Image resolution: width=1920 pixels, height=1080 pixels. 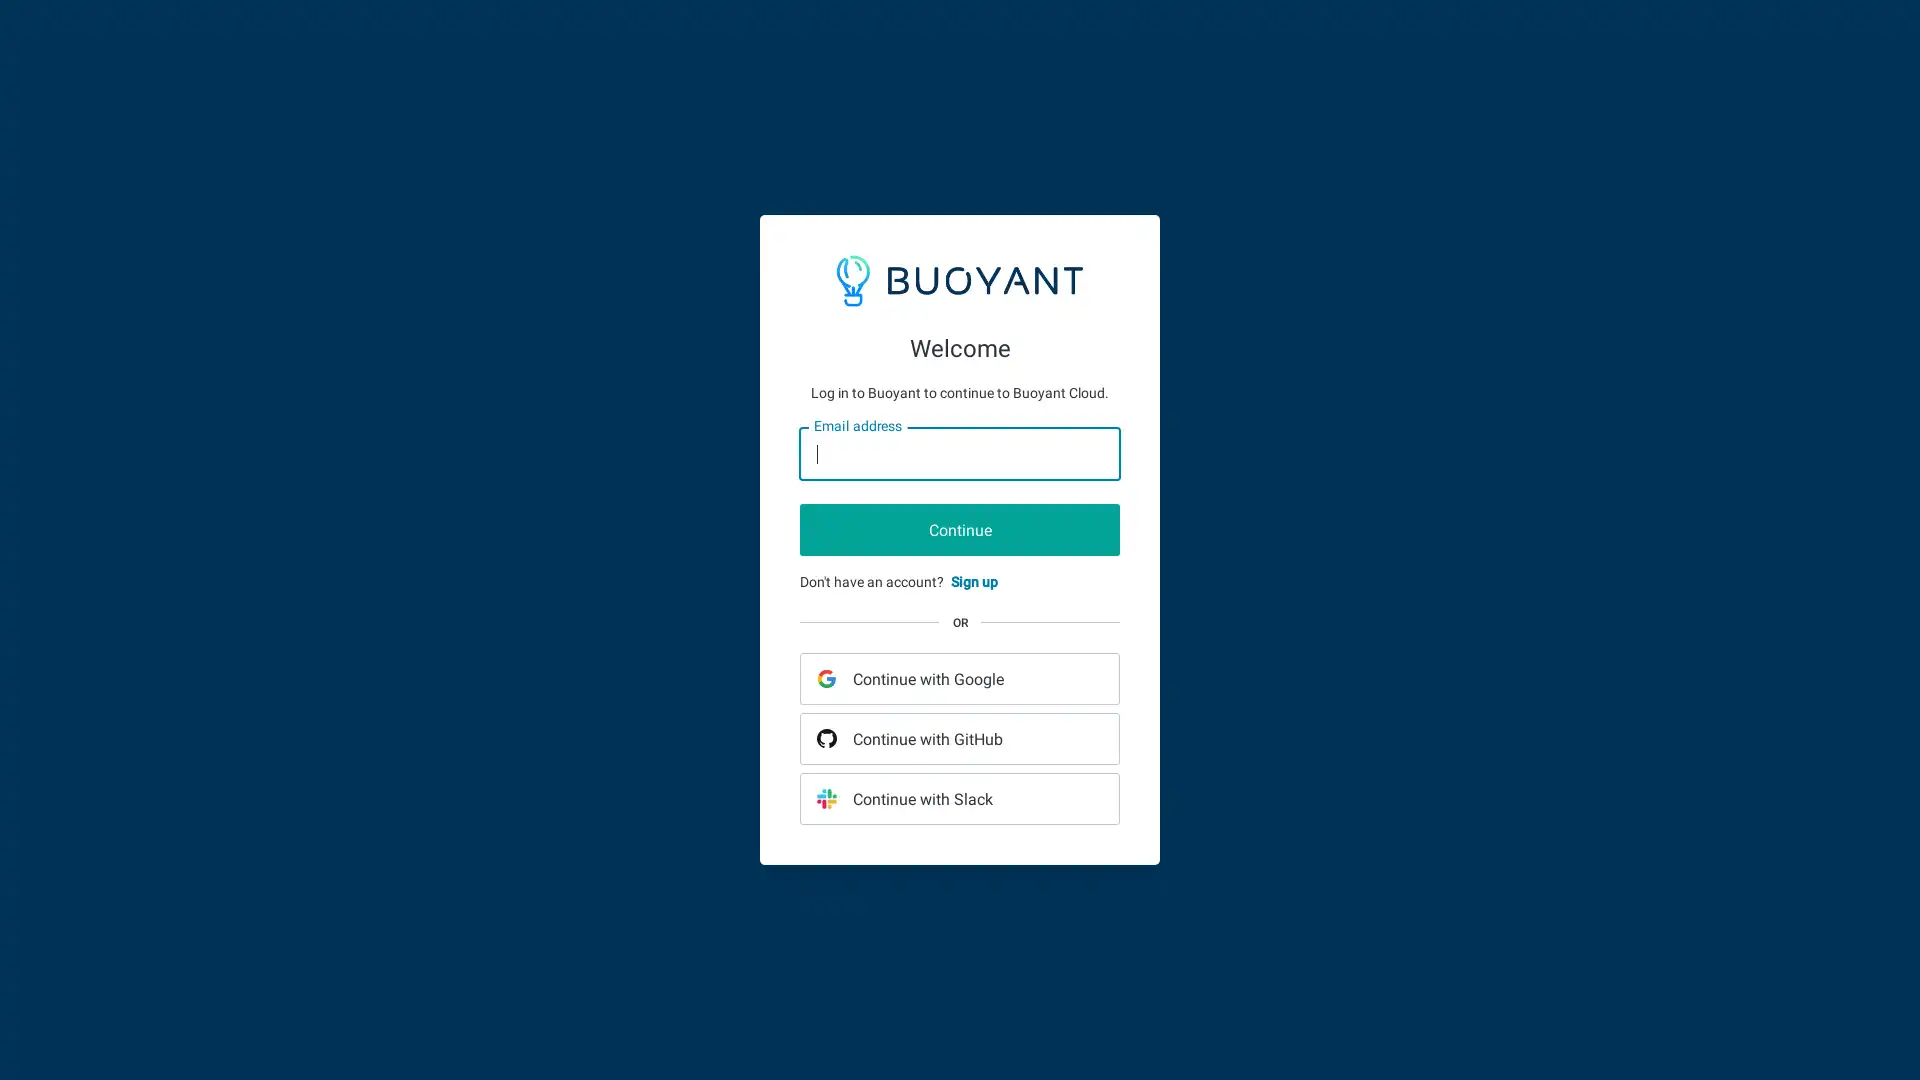 I want to click on Continue with Google, so click(x=960, y=677).